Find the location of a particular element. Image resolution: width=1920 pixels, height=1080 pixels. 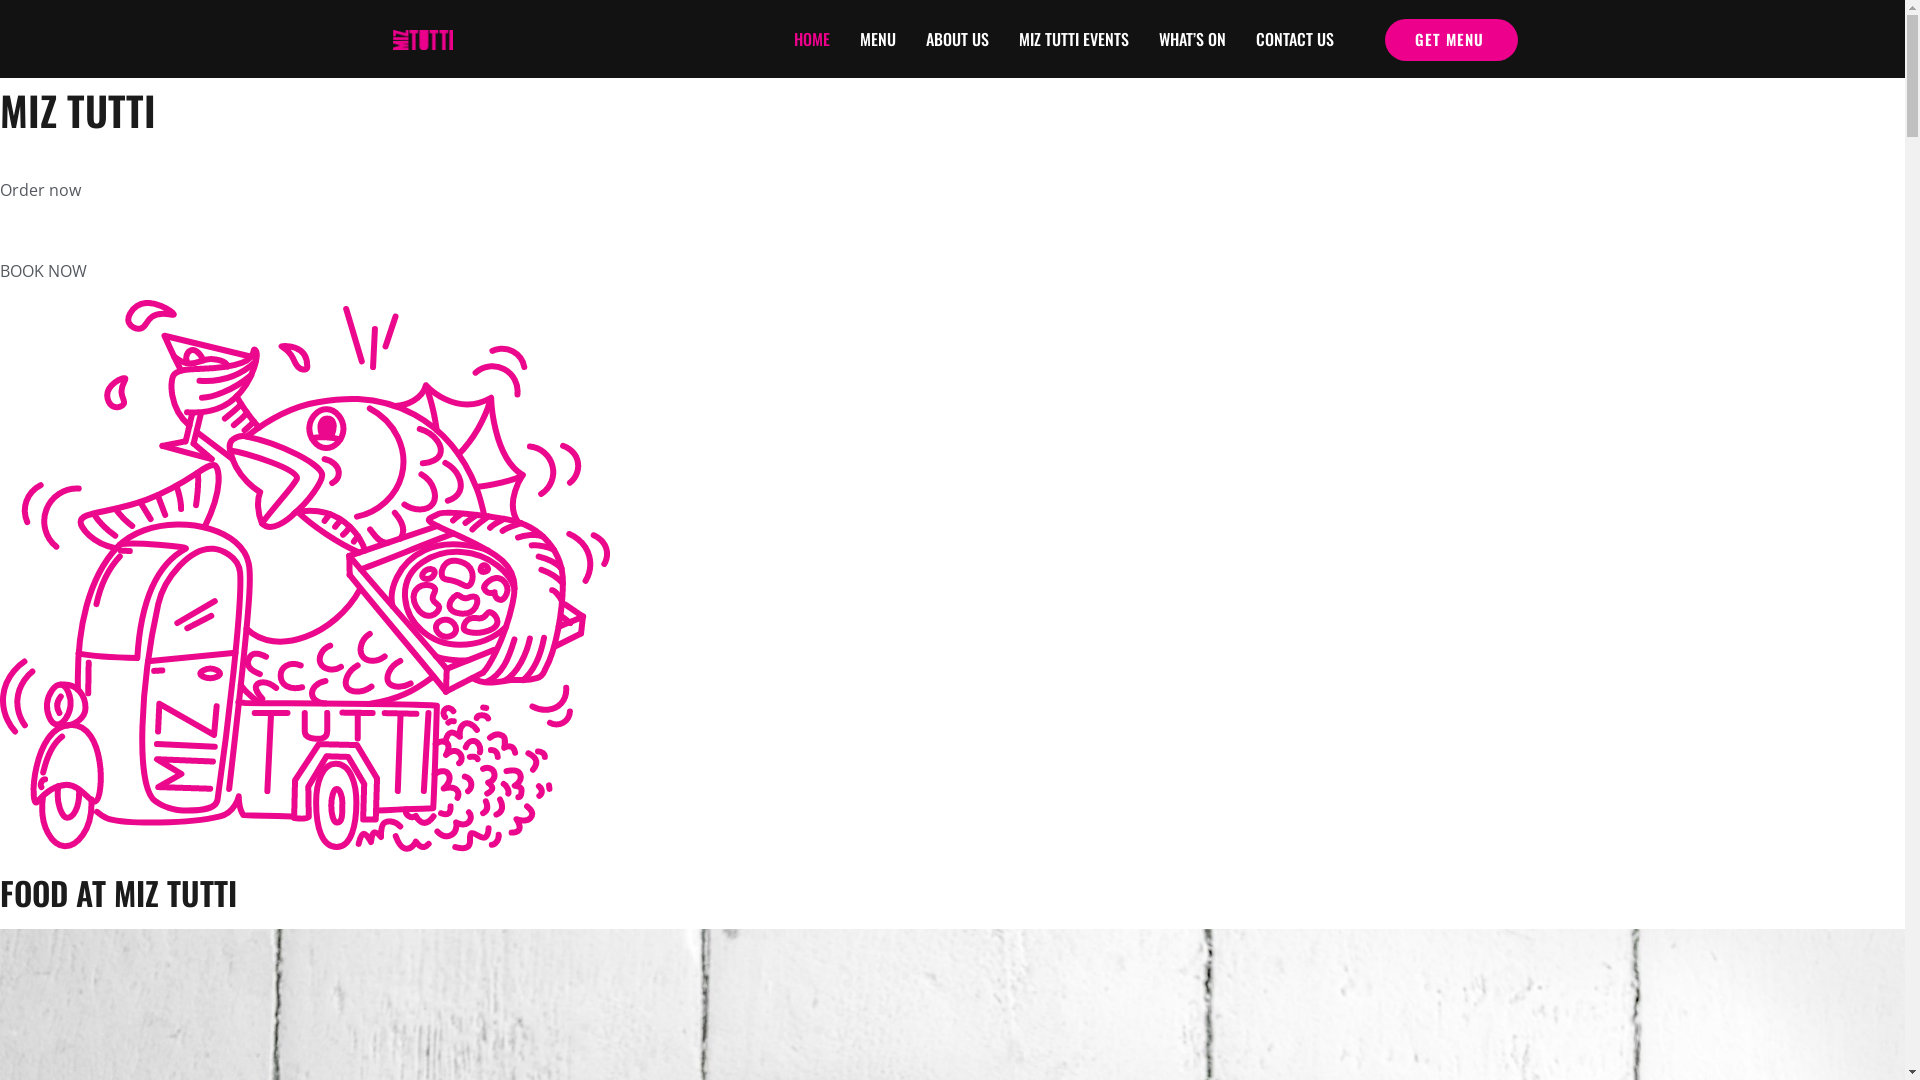

'MENU' is located at coordinates (878, 39).